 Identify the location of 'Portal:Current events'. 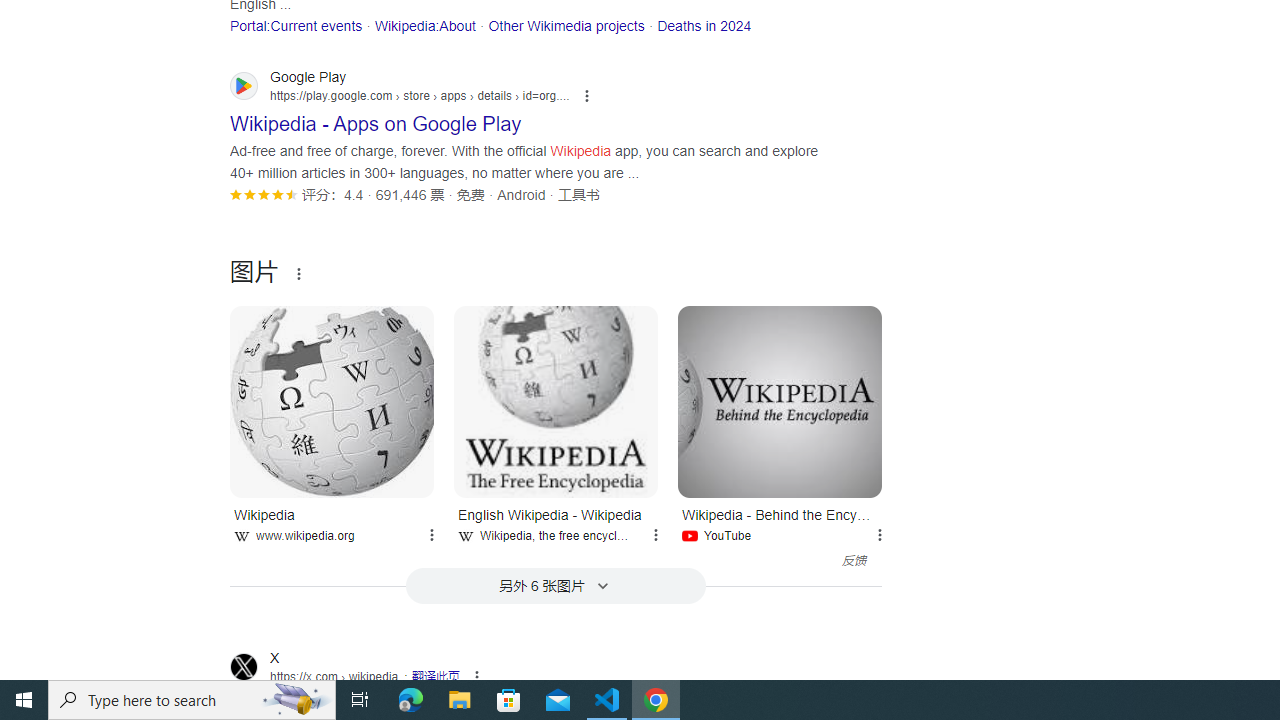
(295, 25).